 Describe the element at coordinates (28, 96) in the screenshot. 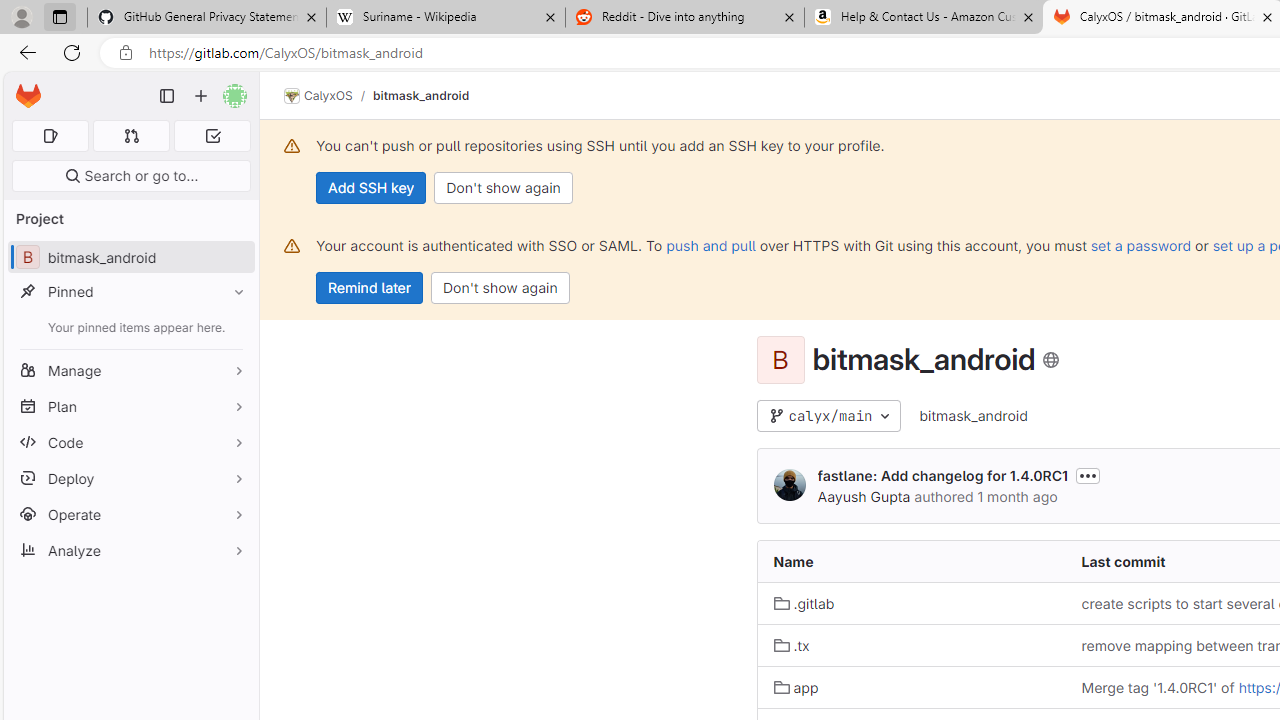

I see `'Homepage'` at that location.